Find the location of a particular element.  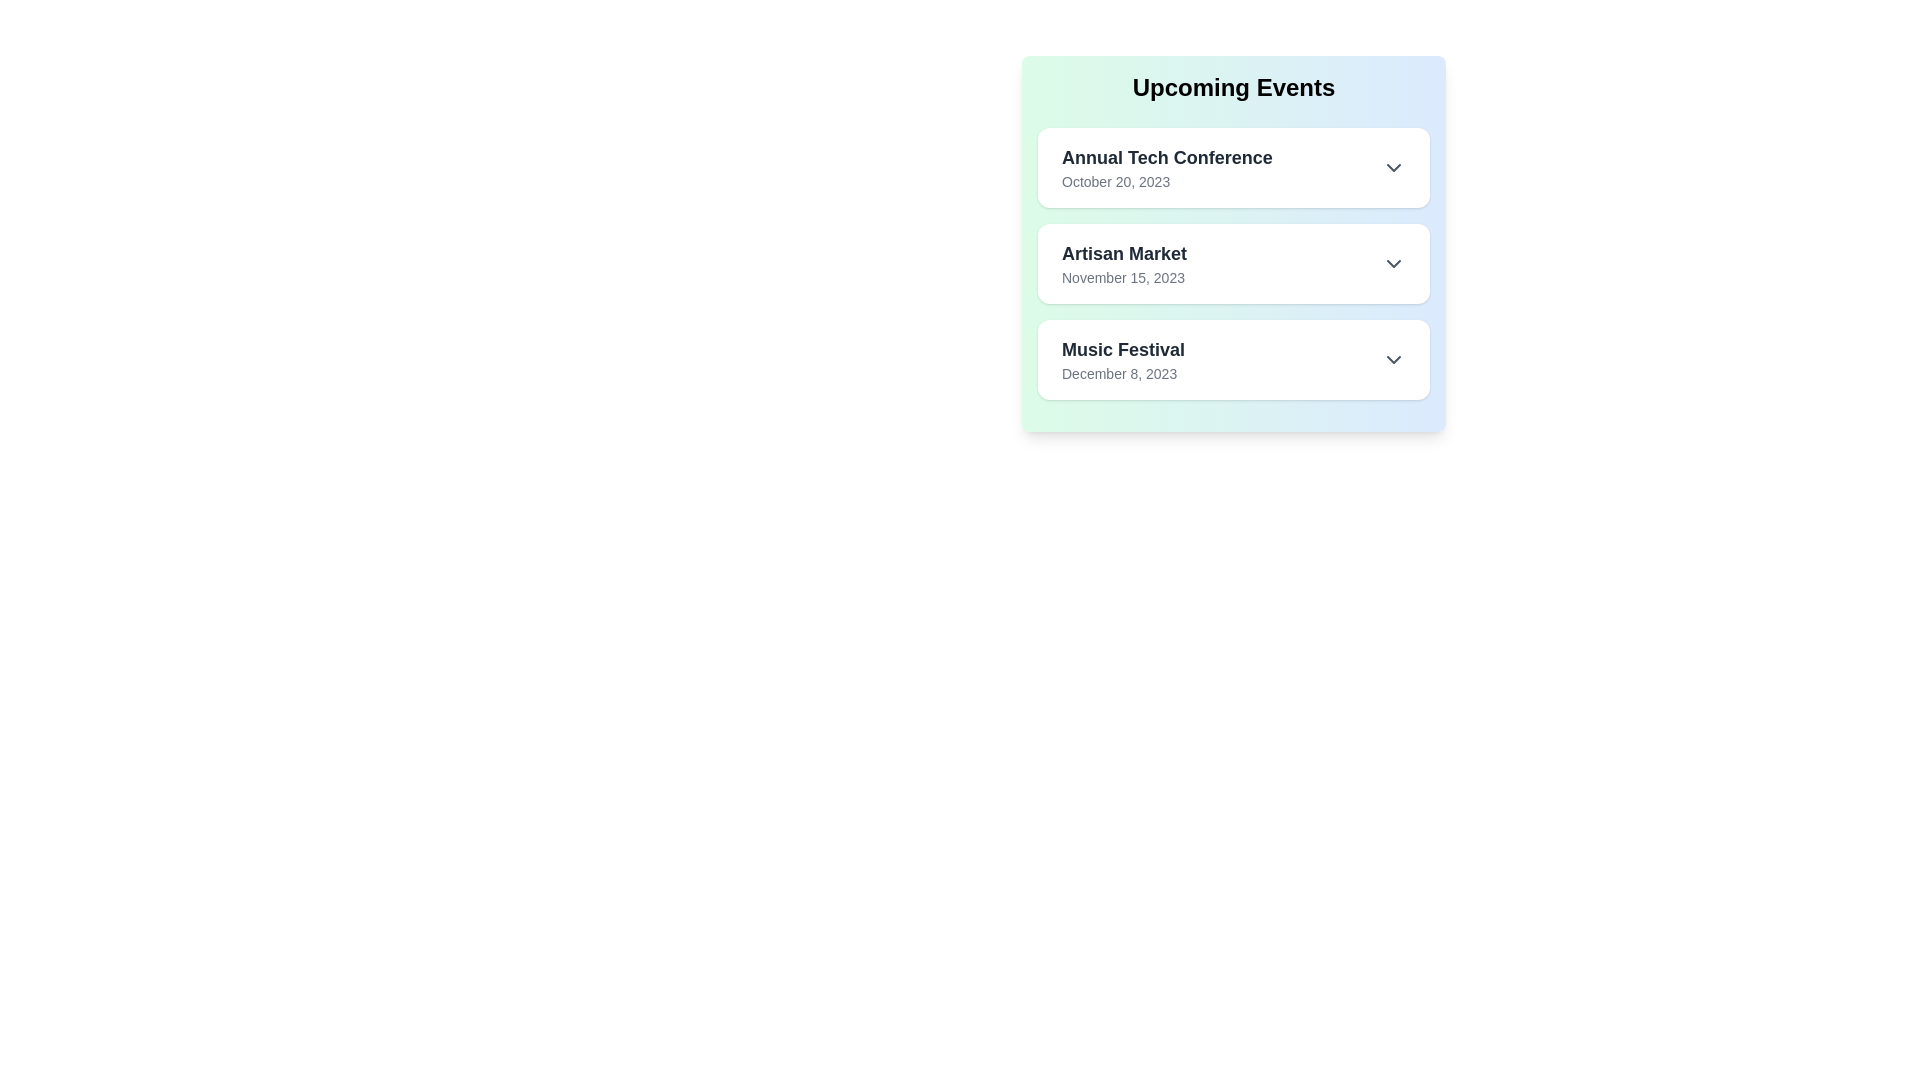

the chevron toggle icon located at the right edge of the bottom-most item under the 'Upcoming Events' header is located at coordinates (1392, 358).